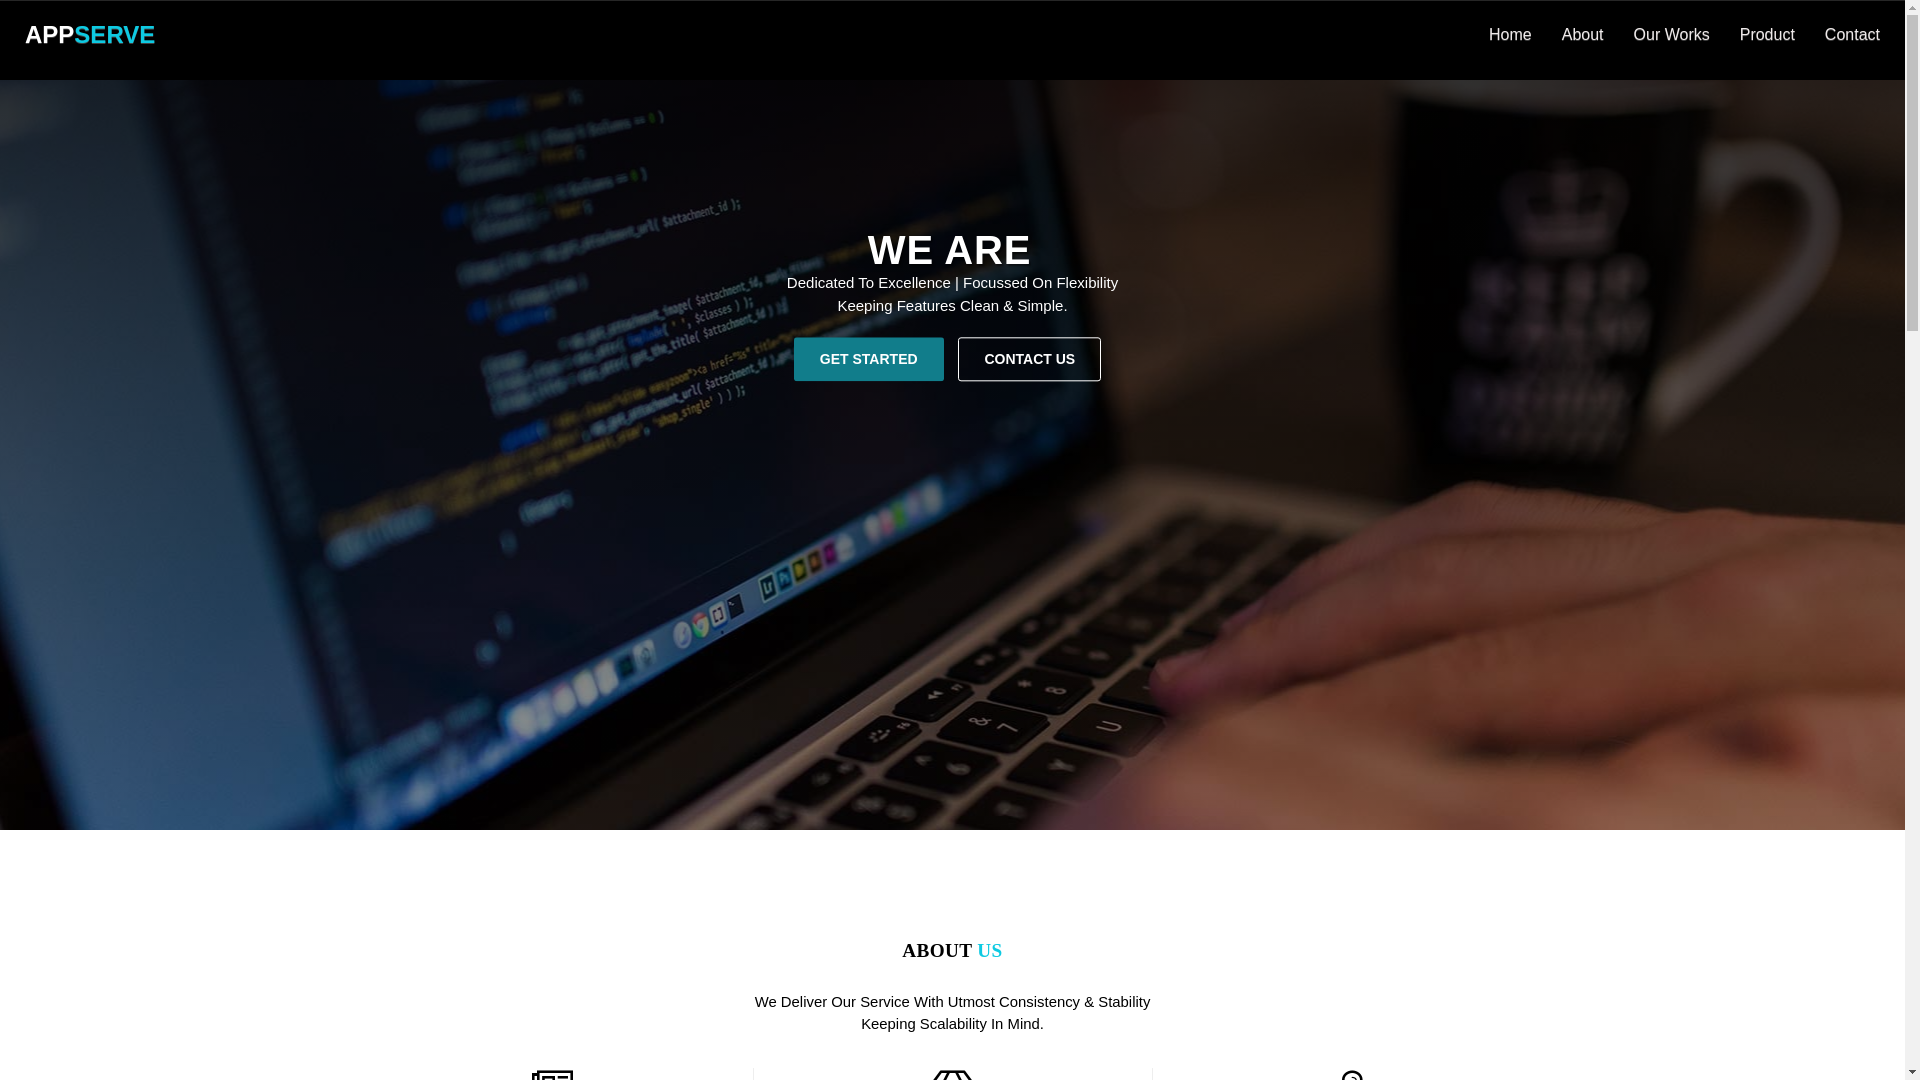 The height and width of the screenshot is (1080, 1920). What do you see at coordinates (1723, 34) in the screenshot?
I see `'Product'` at bounding box center [1723, 34].